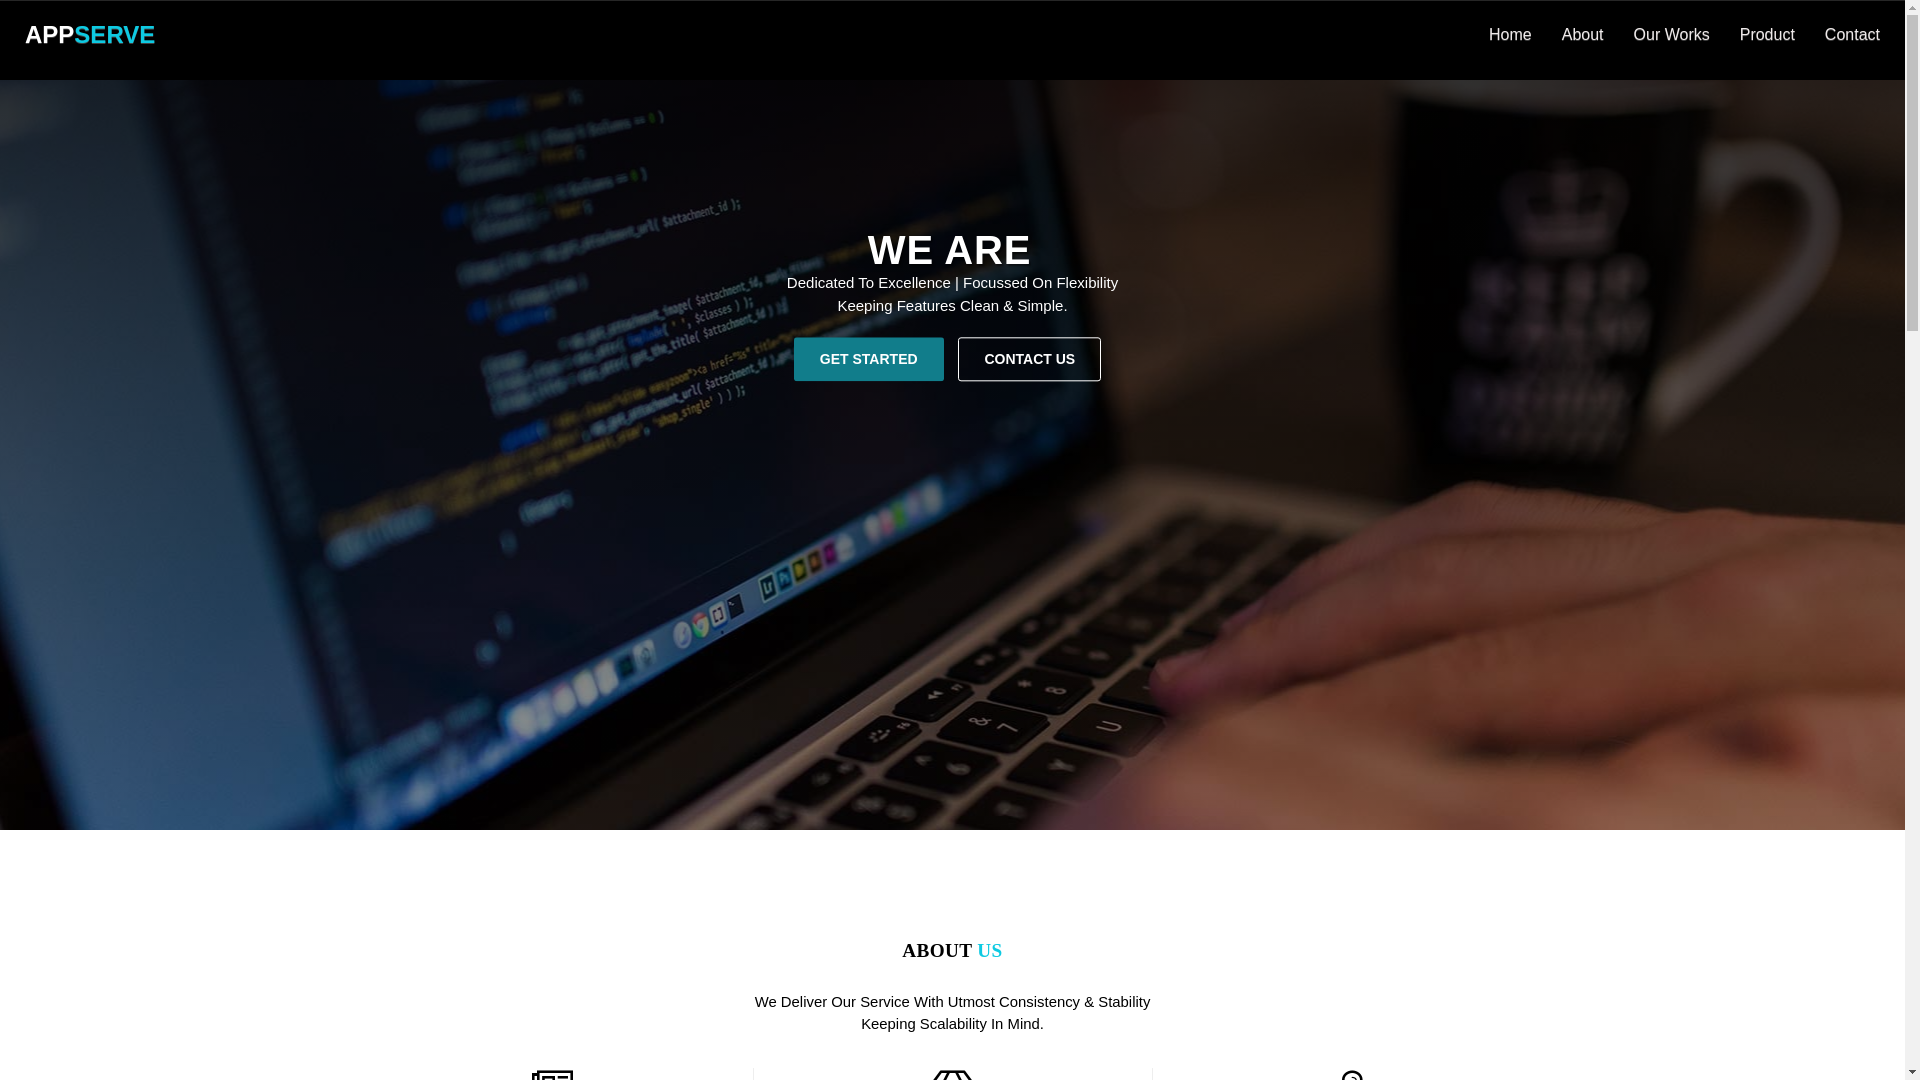 The height and width of the screenshot is (1080, 1920). What do you see at coordinates (1723, 34) in the screenshot?
I see `'Product'` at bounding box center [1723, 34].